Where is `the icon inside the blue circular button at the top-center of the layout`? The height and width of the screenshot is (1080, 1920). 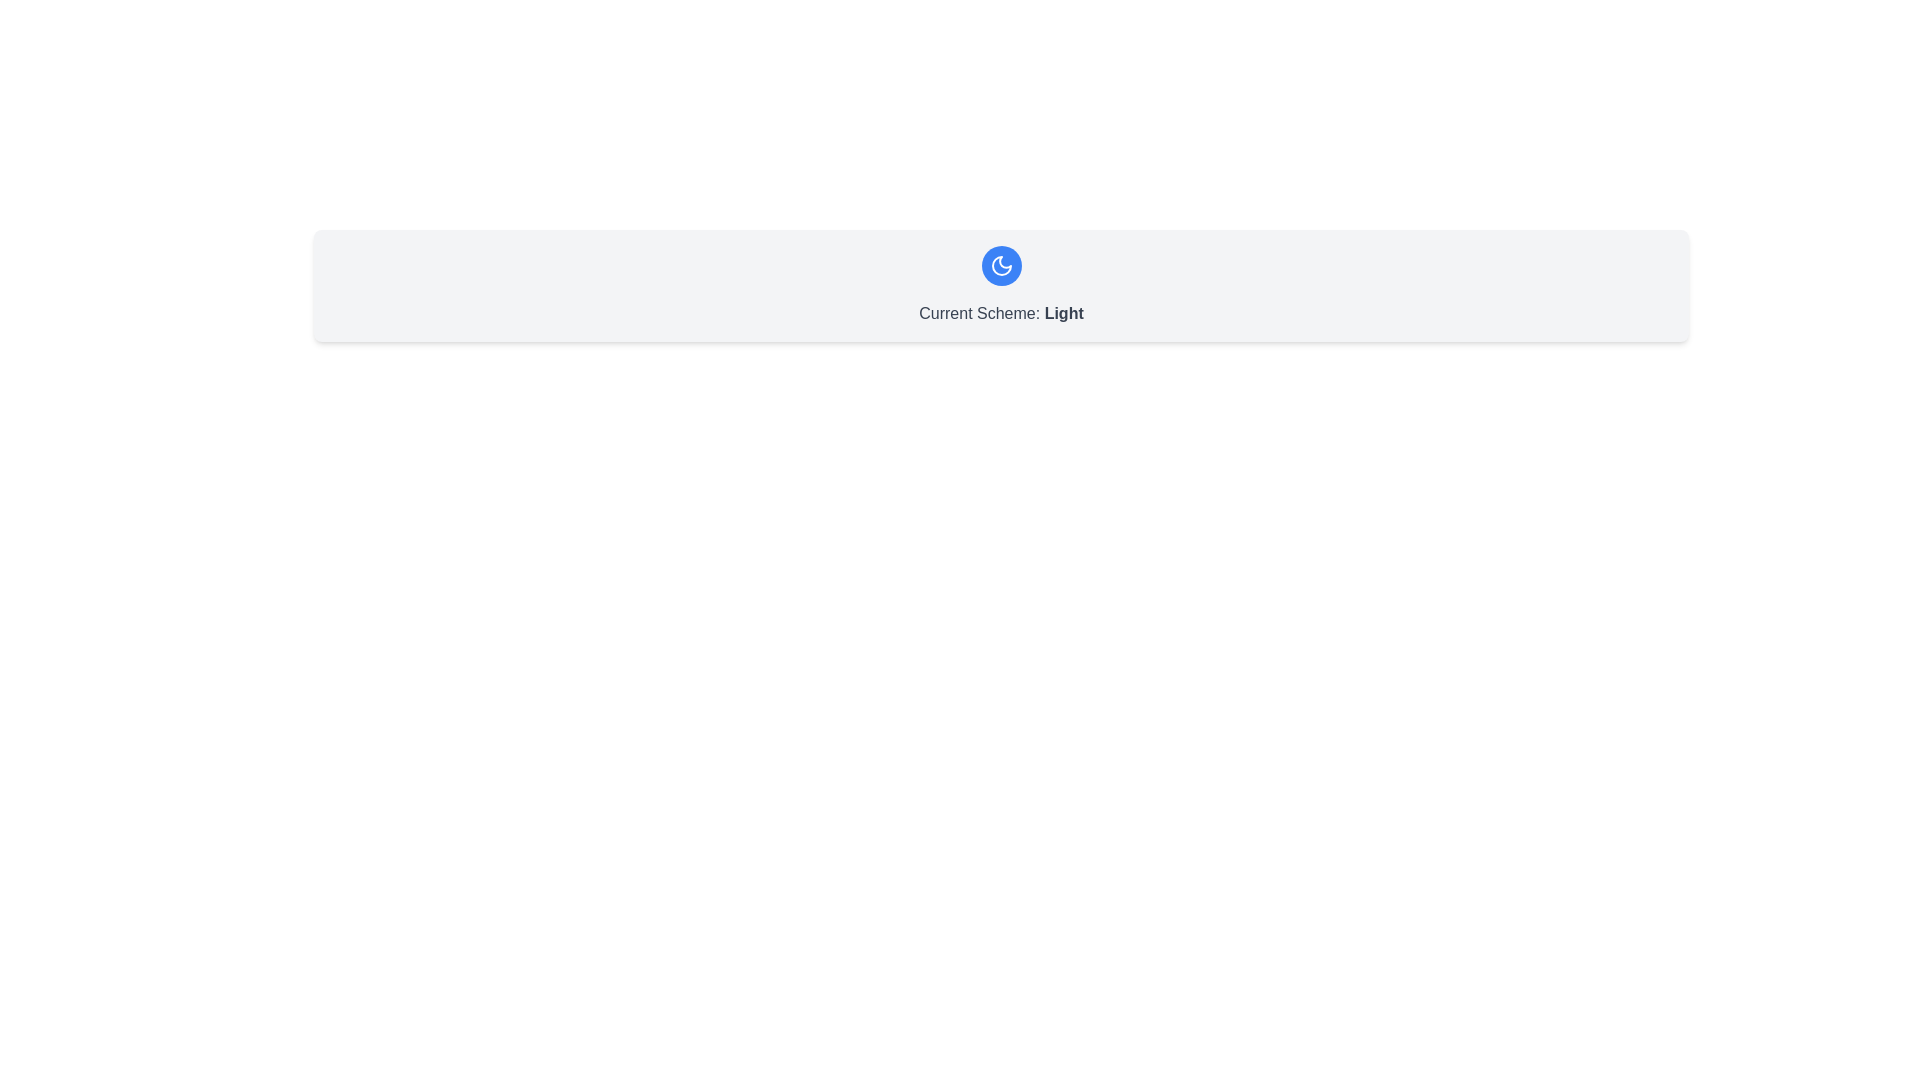
the icon inside the blue circular button at the top-center of the layout is located at coordinates (1001, 265).